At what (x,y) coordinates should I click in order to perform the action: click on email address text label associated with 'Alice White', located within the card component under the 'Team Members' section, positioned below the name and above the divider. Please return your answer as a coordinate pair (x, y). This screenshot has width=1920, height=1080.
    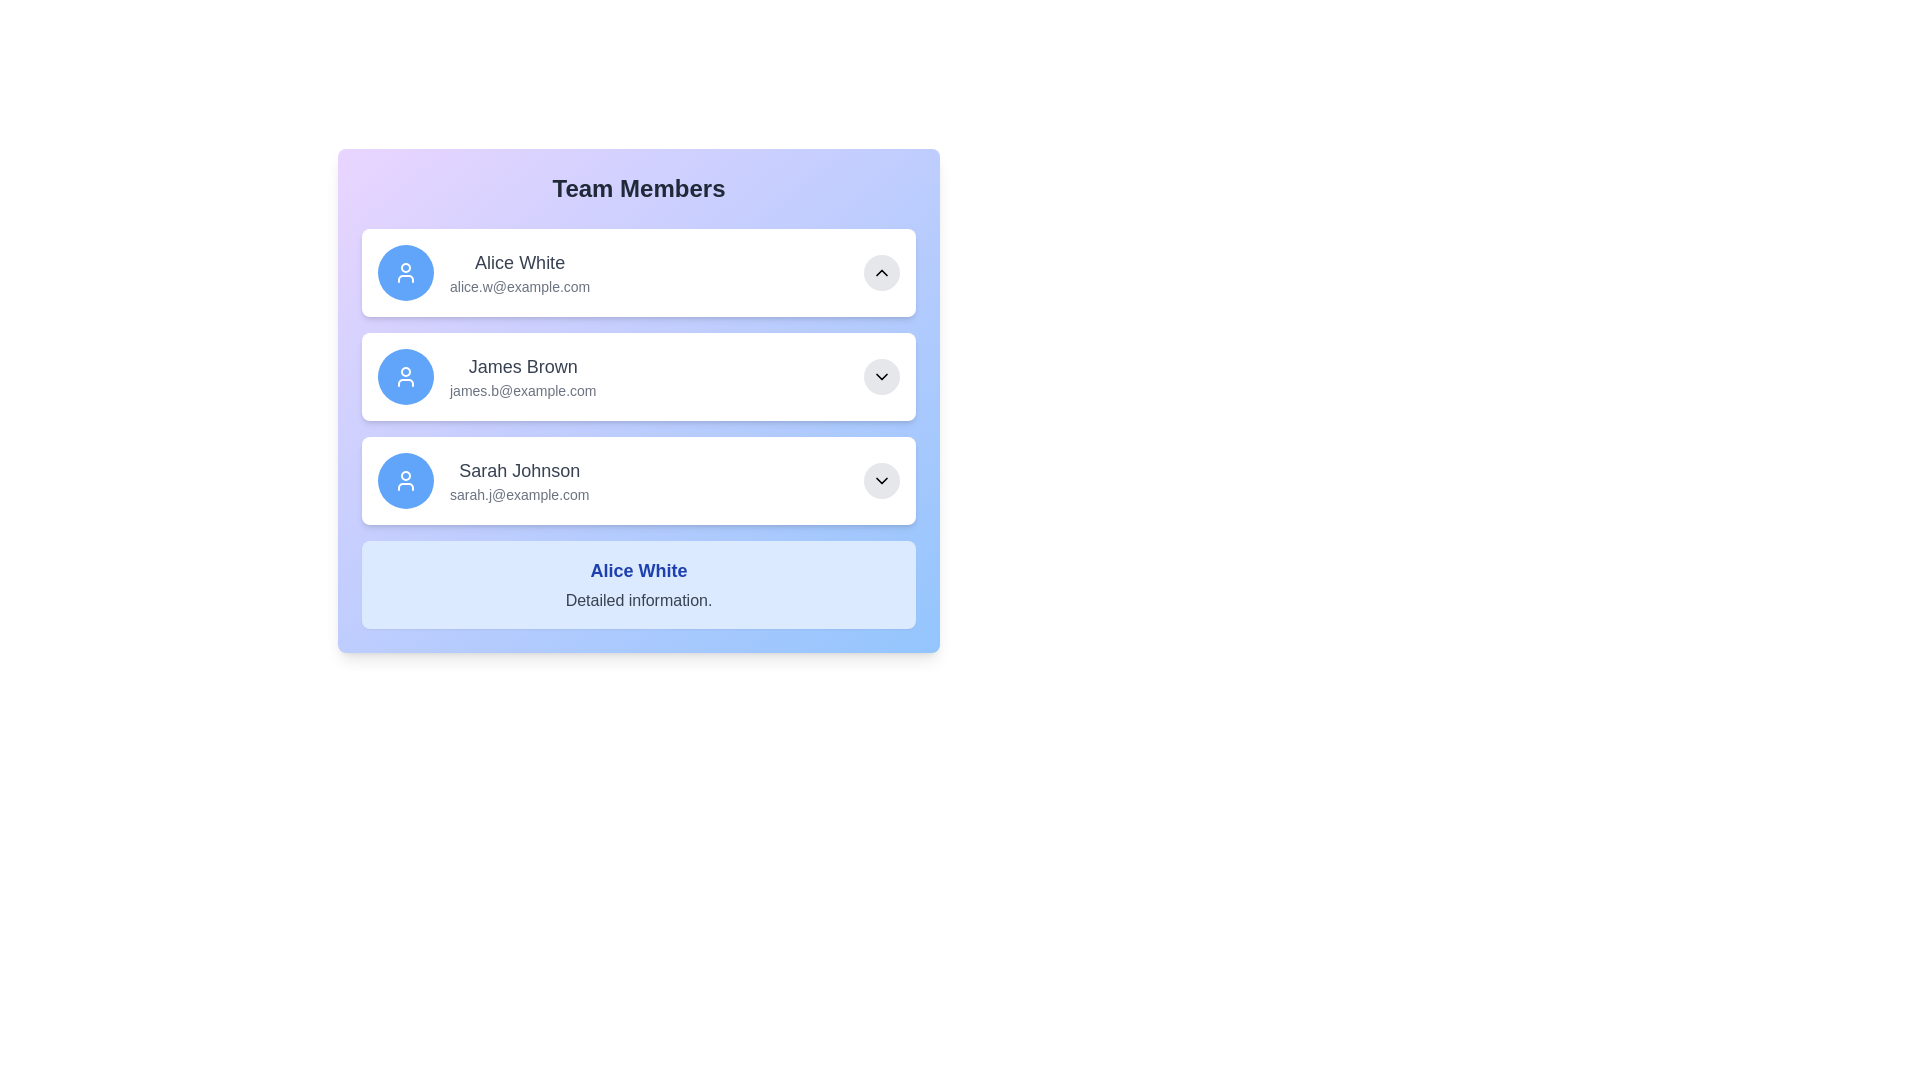
    Looking at the image, I should click on (520, 286).